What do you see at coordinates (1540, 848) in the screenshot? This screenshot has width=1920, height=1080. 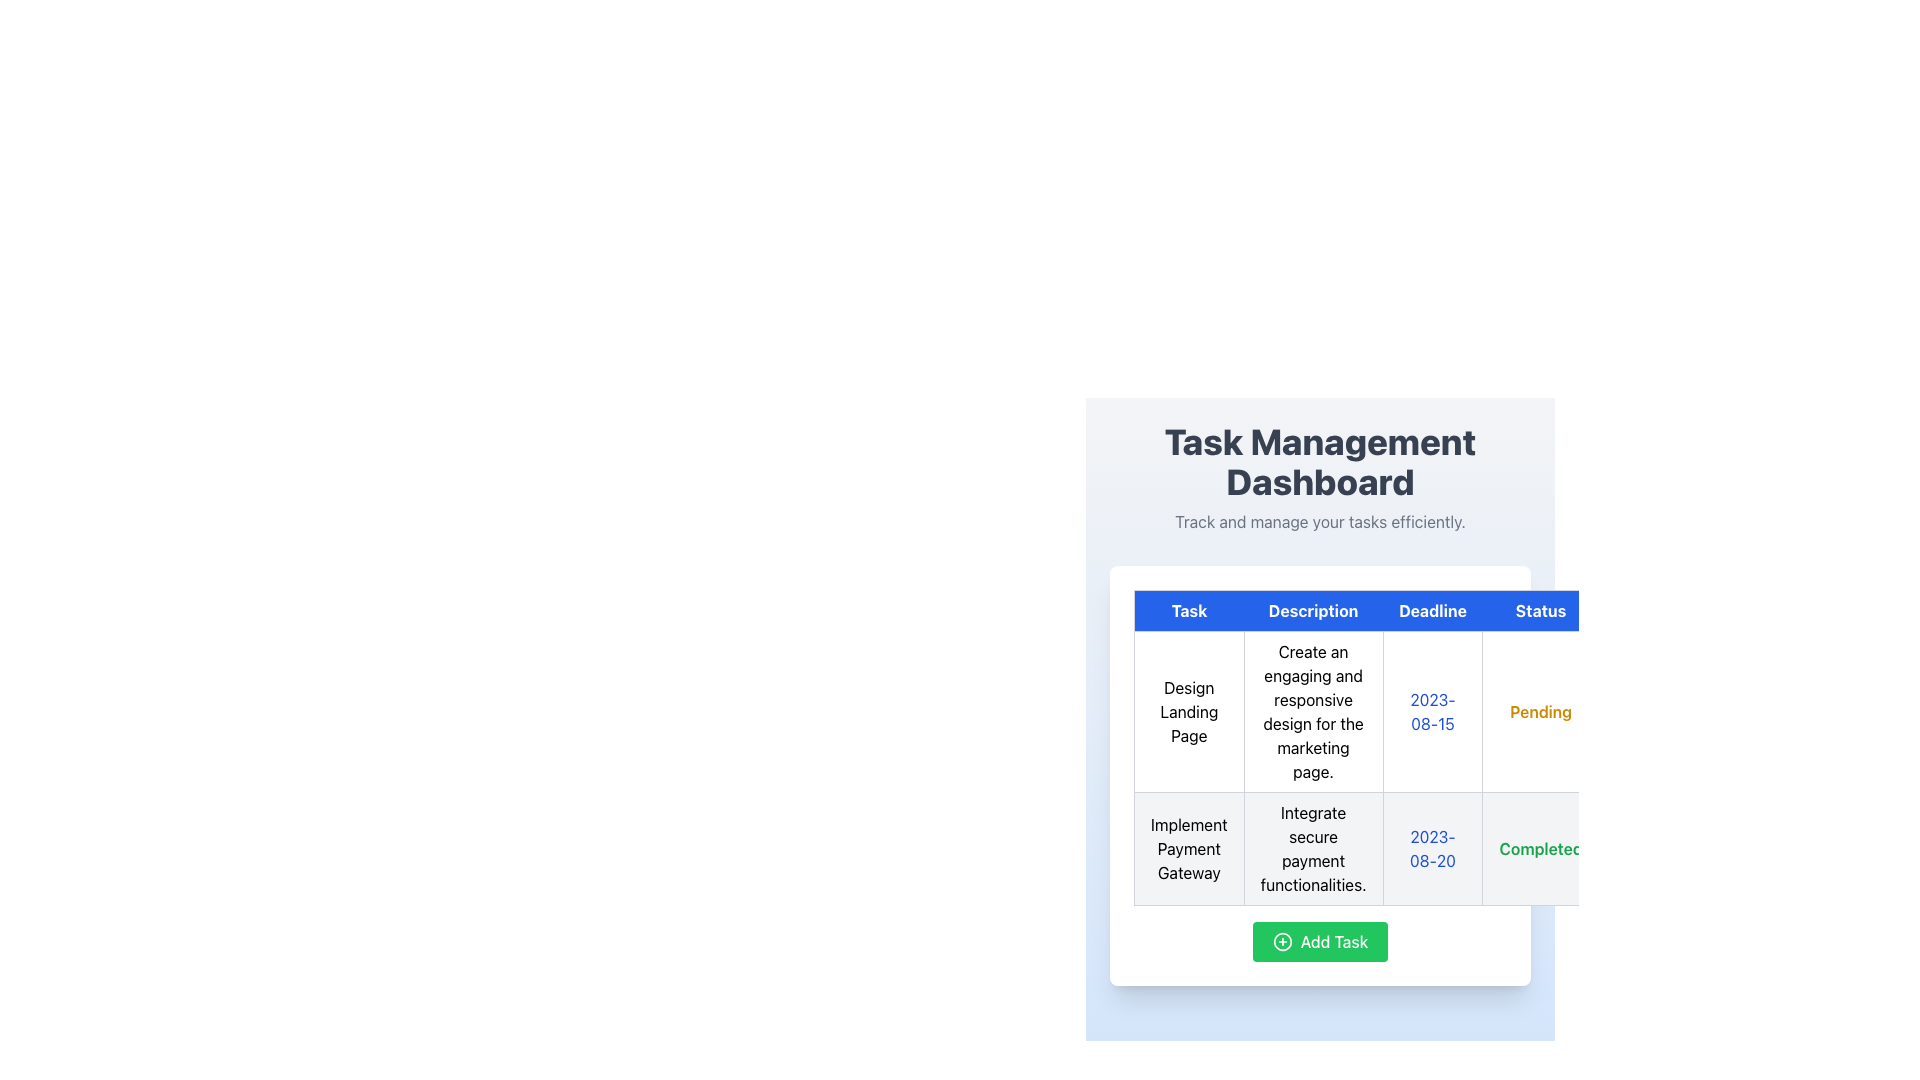 I see `the text label displaying 'Completed' in the 'Status' column of the task management table` at bounding box center [1540, 848].